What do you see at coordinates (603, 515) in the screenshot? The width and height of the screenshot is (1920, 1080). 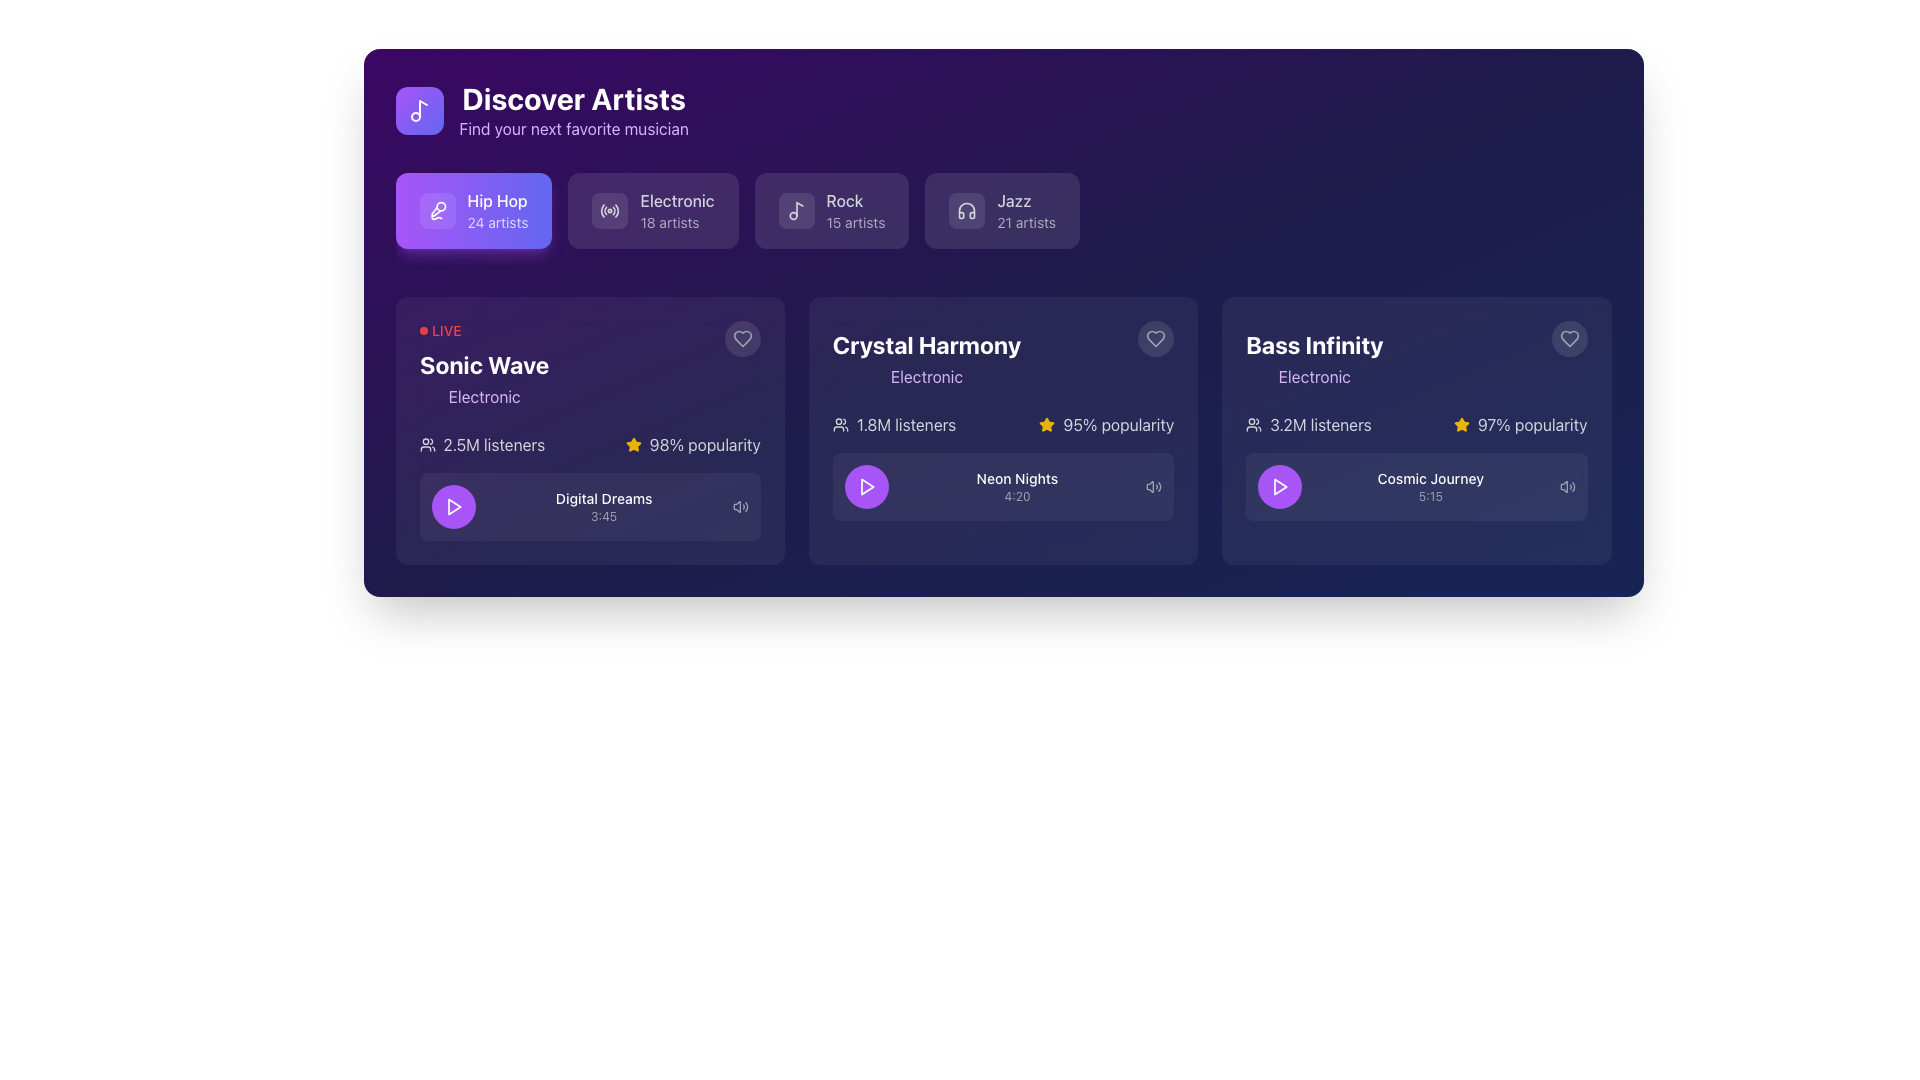 I see `the text label displaying '3:45' in light gray font, located below 'Digital Dreams' in the card for 'Sonic Wave'` at bounding box center [603, 515].